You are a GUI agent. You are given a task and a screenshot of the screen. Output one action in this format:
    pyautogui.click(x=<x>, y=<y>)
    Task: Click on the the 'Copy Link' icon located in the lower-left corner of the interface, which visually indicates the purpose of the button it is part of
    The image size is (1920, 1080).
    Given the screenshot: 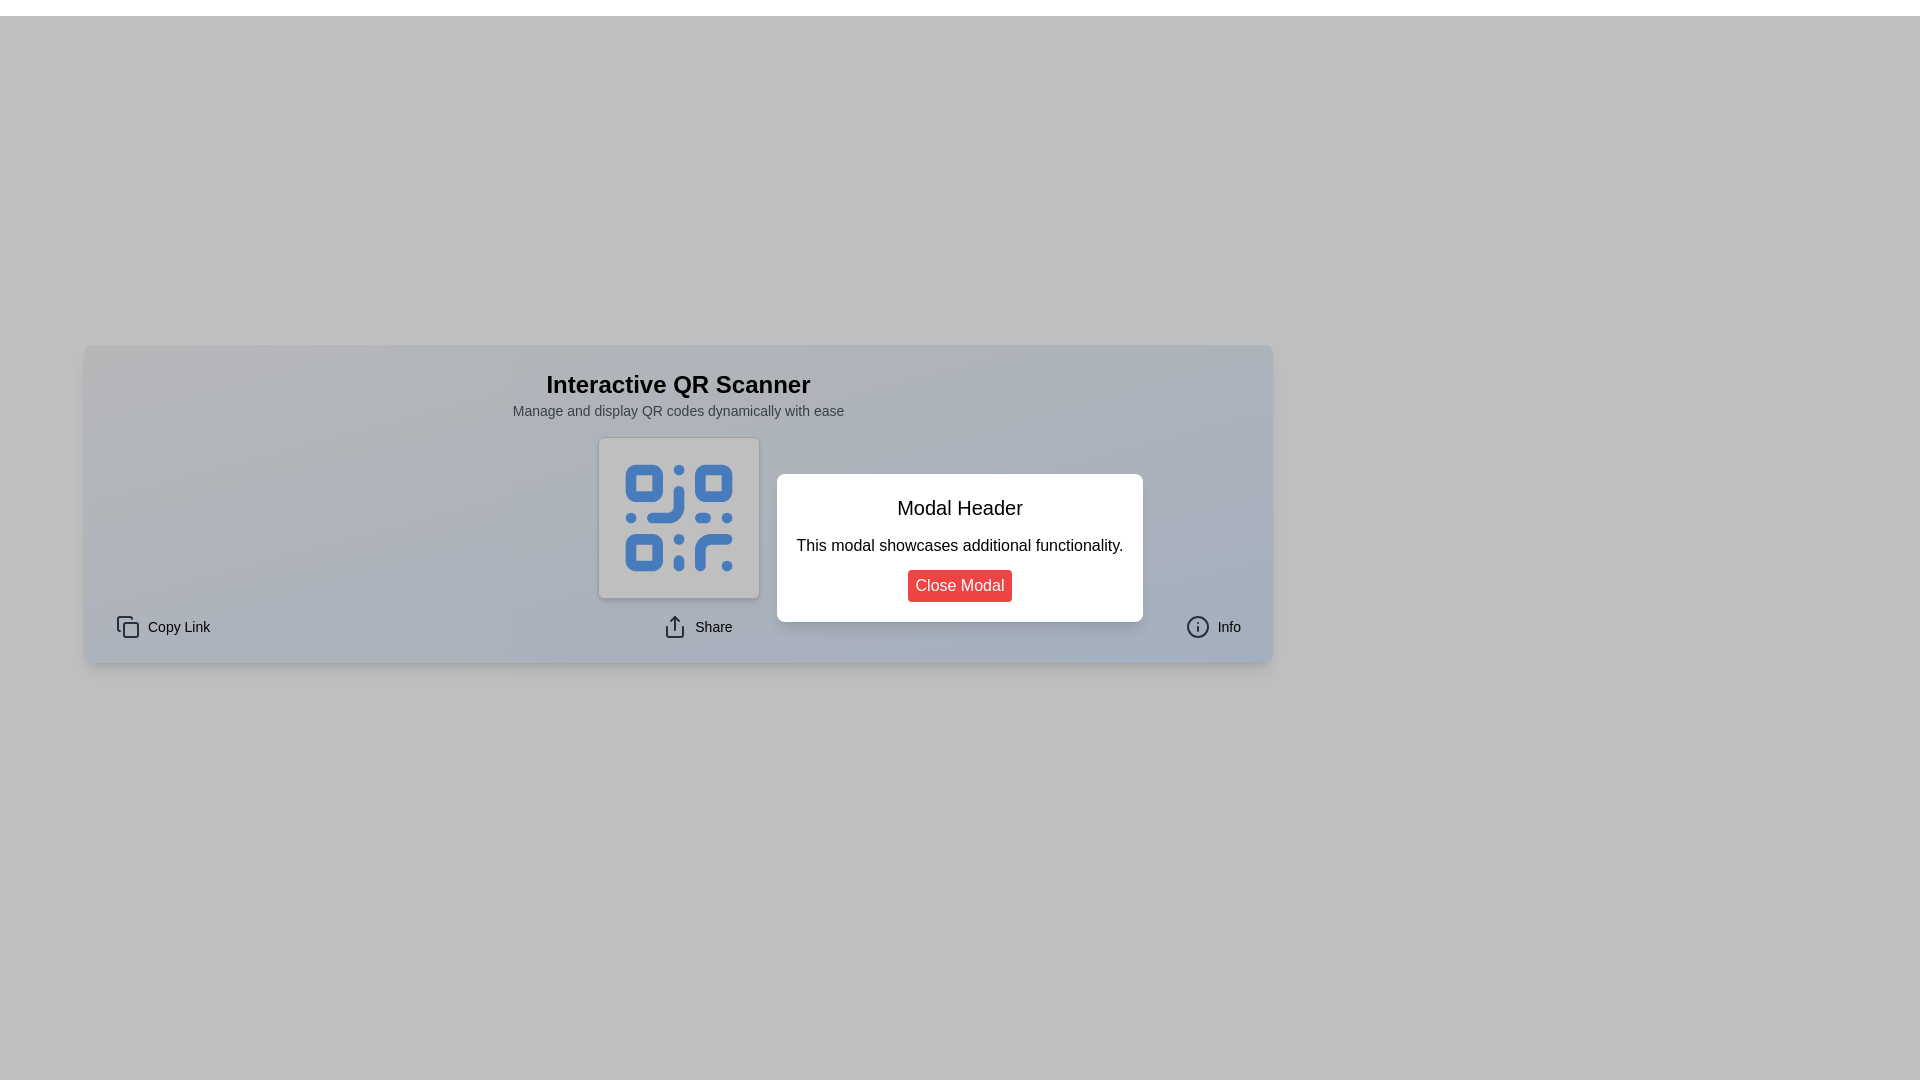 What is the action you would take?
    pyautogui.click(x=123, y=623)
    